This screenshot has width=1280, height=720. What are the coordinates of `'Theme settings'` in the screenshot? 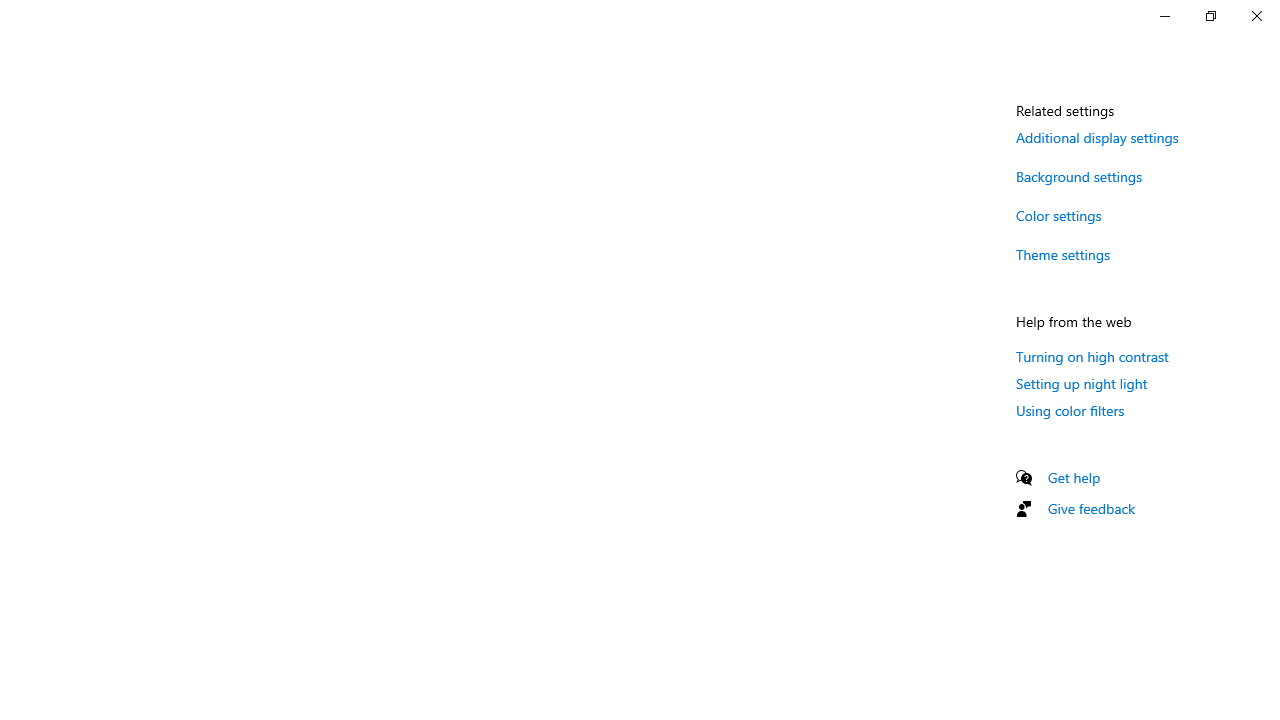 It's located at (1062, 253).